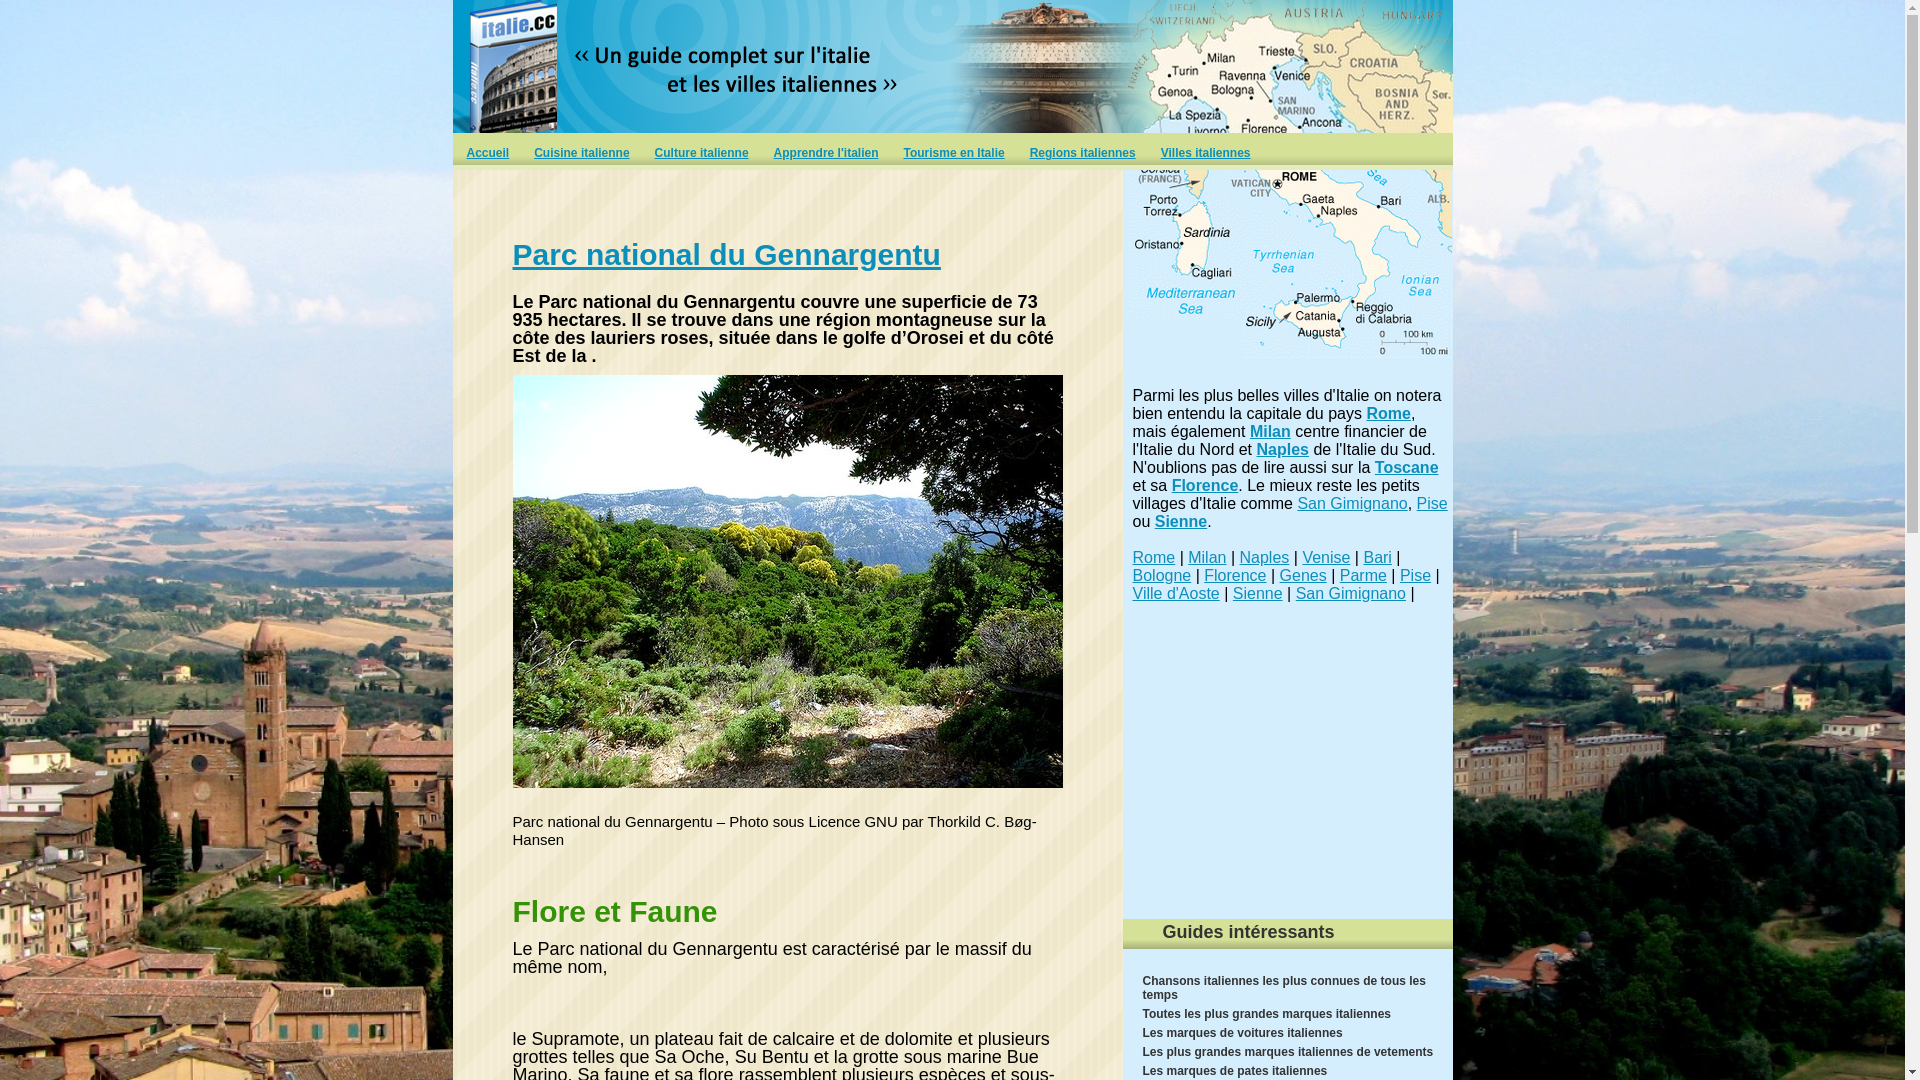 The height and width of the screenshot is (1080, 1920). I want to click on 'Milan', so click(1188, 557).